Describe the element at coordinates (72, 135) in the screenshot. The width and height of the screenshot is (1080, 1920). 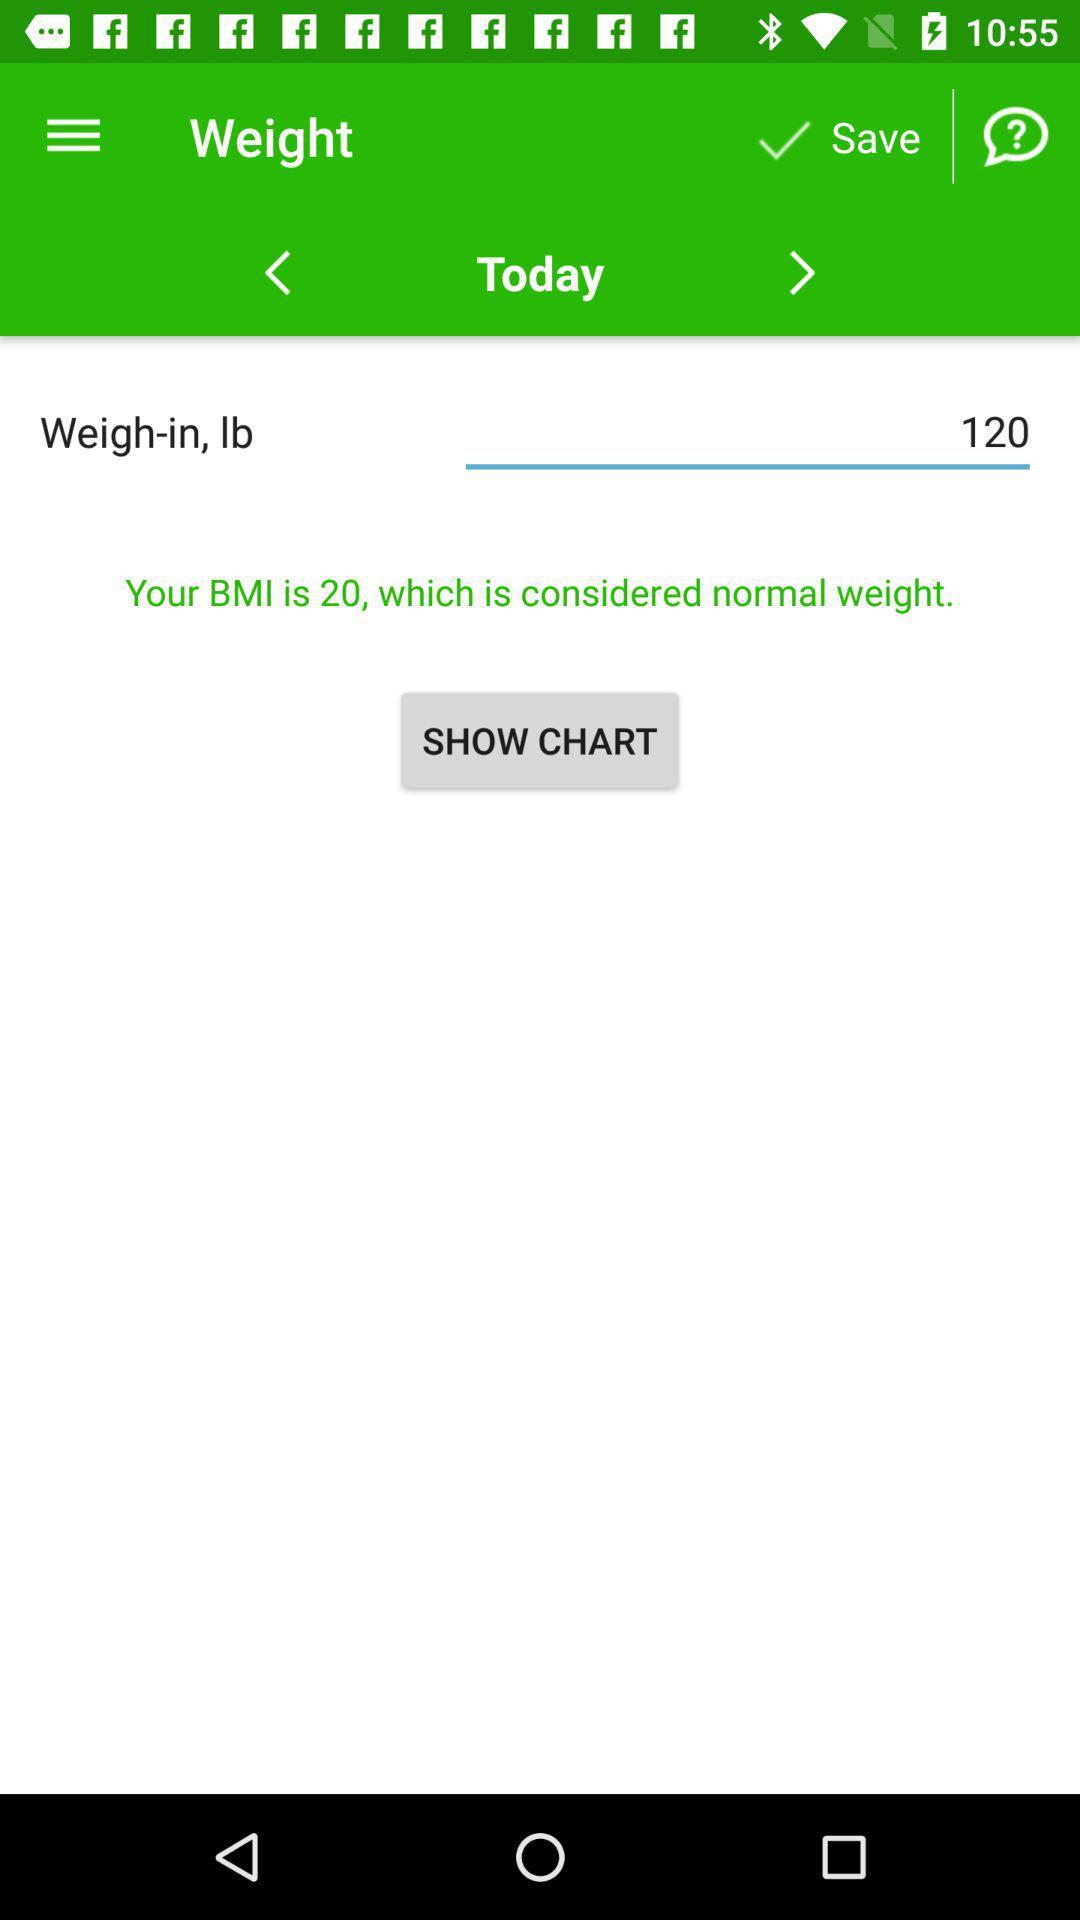
I see `the item next to weight` at that location.